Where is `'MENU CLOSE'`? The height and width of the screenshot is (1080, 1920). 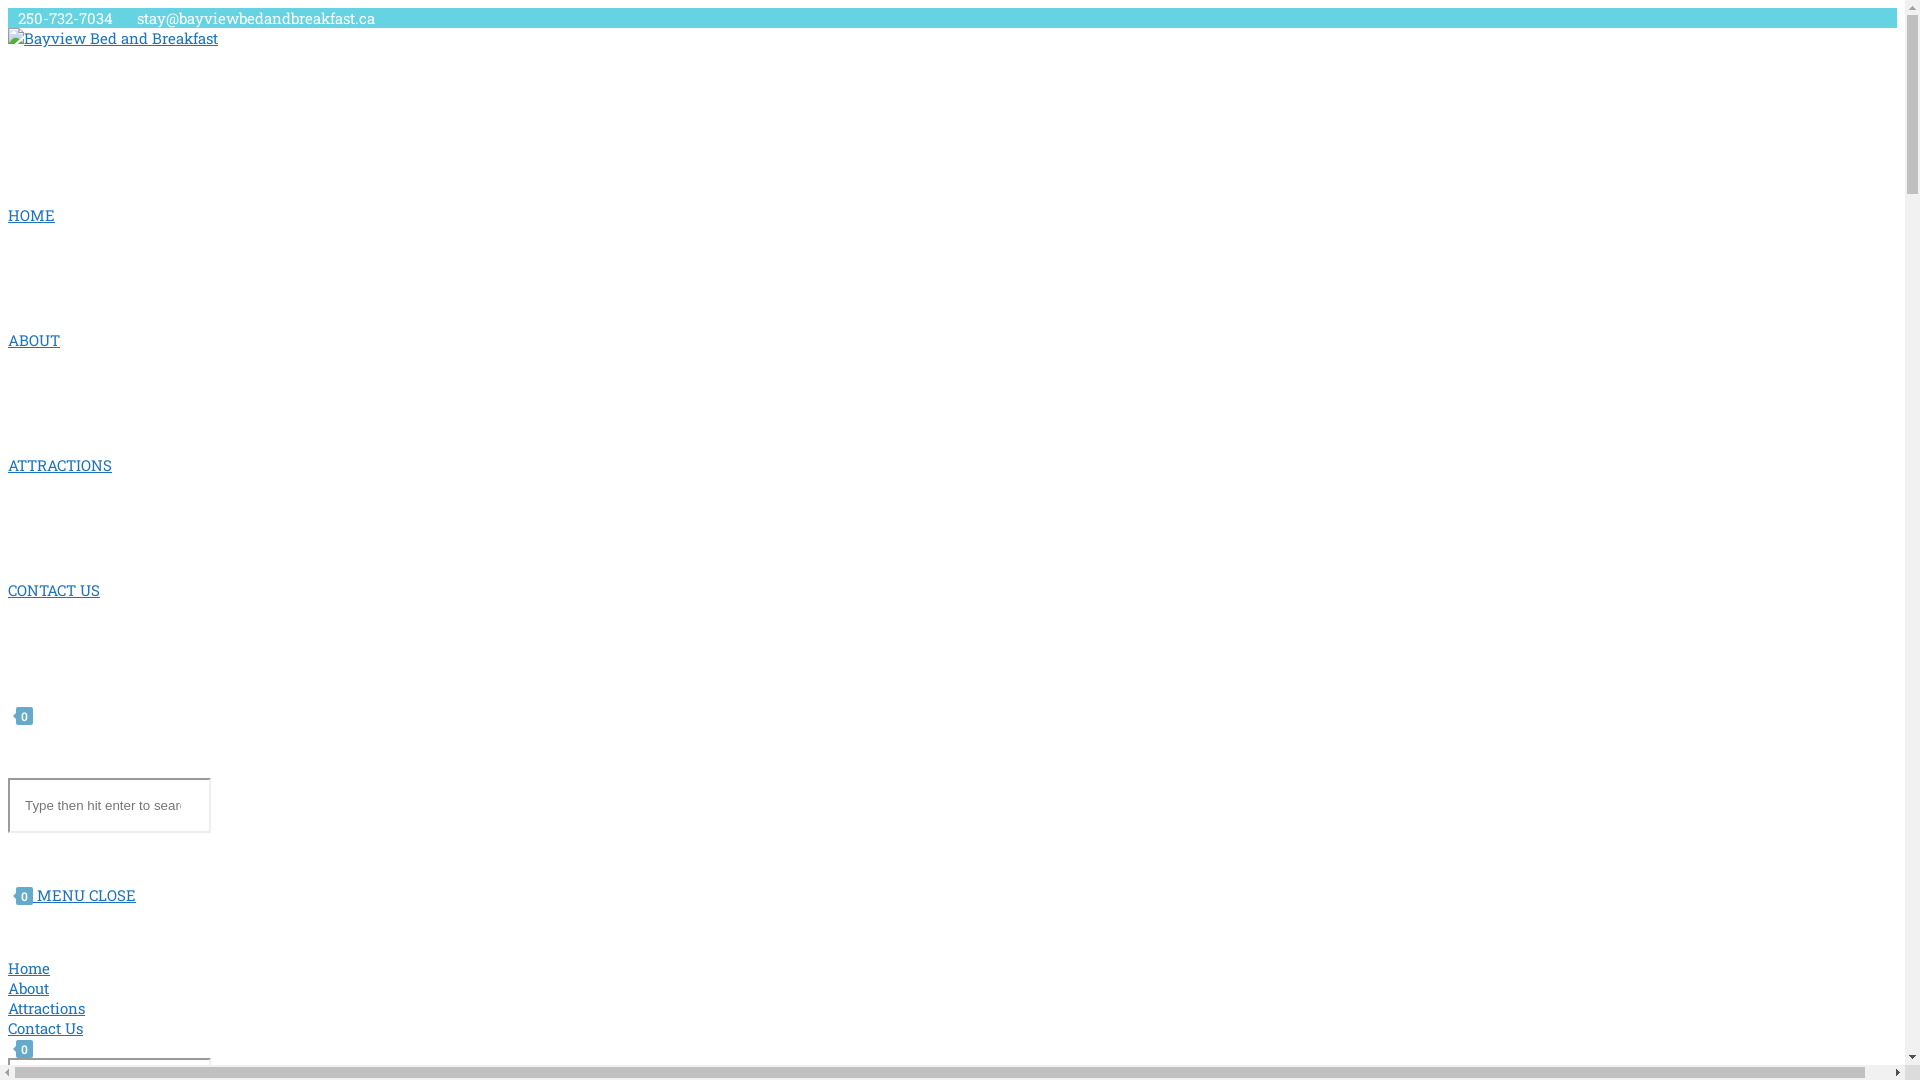 'MENU CLOSE' is located at coordinates (37, 893).